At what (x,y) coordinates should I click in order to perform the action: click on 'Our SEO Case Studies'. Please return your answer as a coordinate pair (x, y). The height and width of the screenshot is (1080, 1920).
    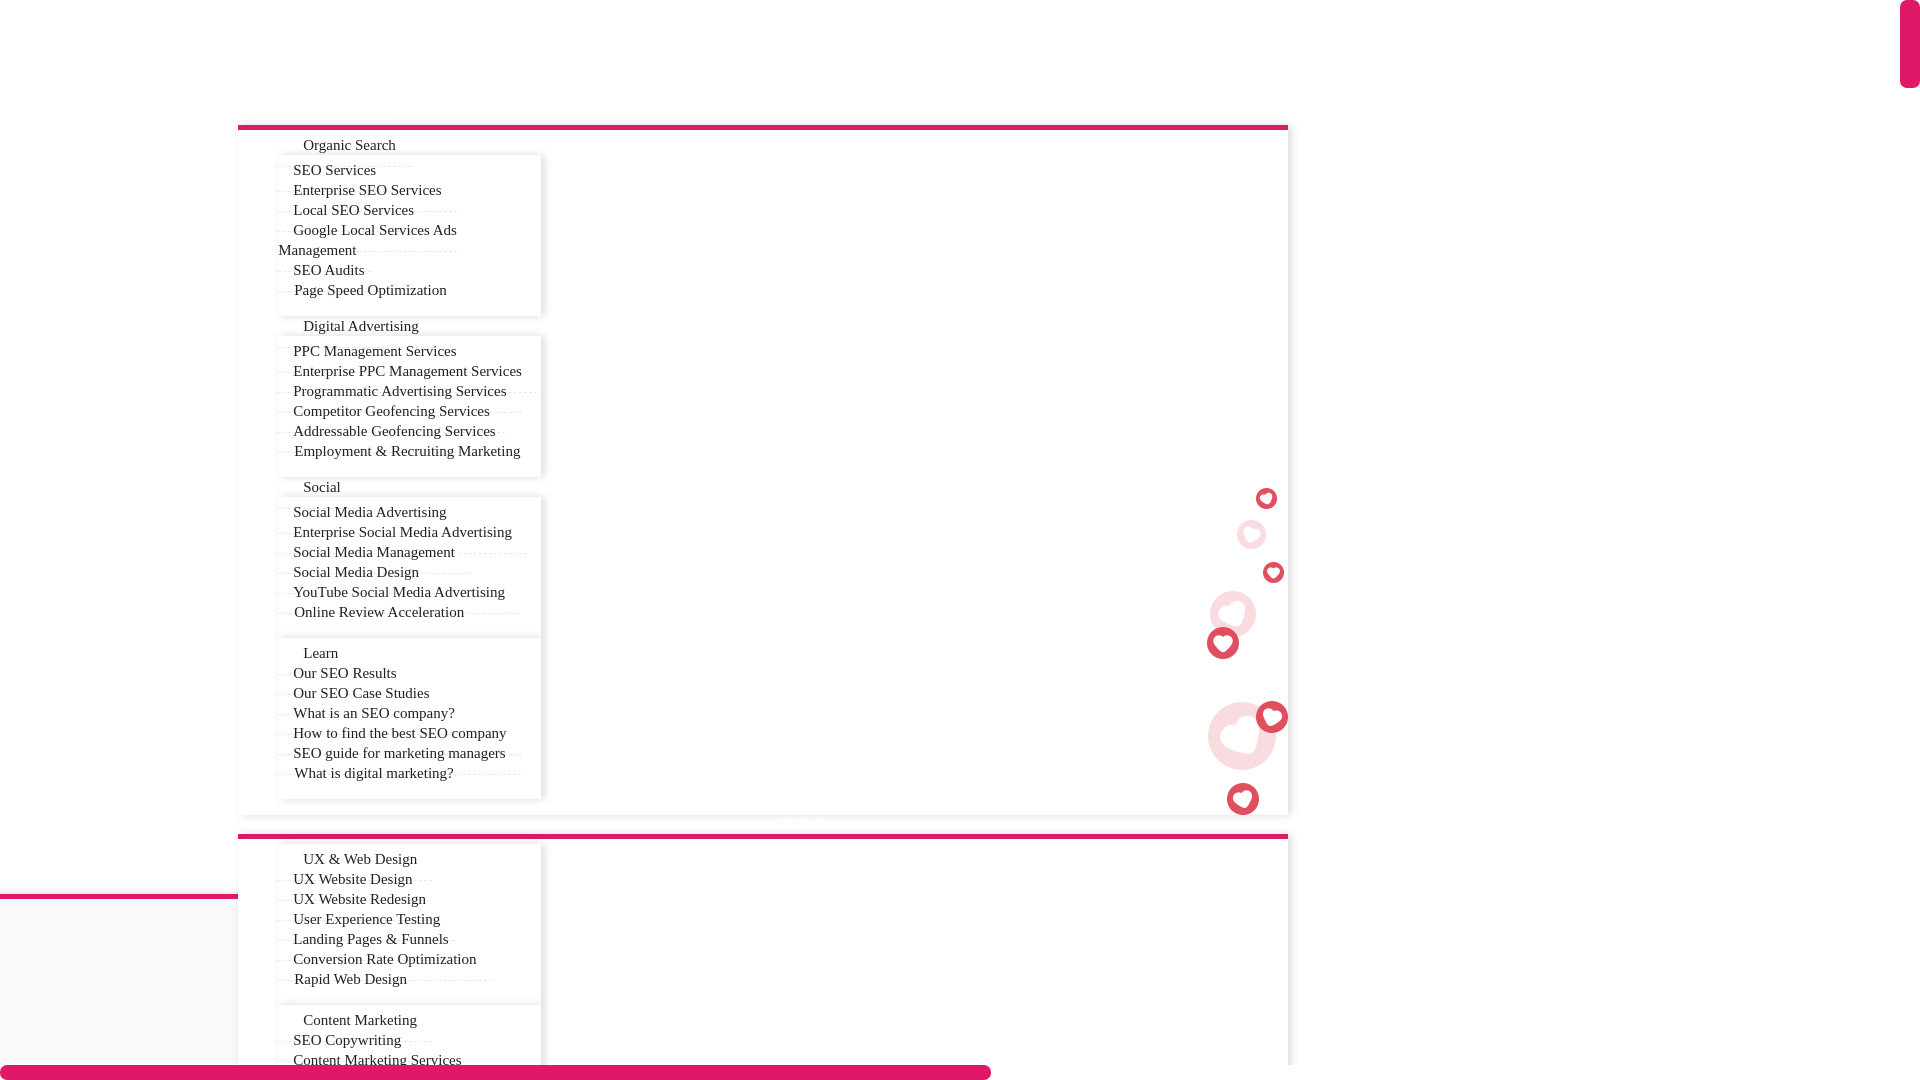
    Looking at the image, I should click on (360, 692).